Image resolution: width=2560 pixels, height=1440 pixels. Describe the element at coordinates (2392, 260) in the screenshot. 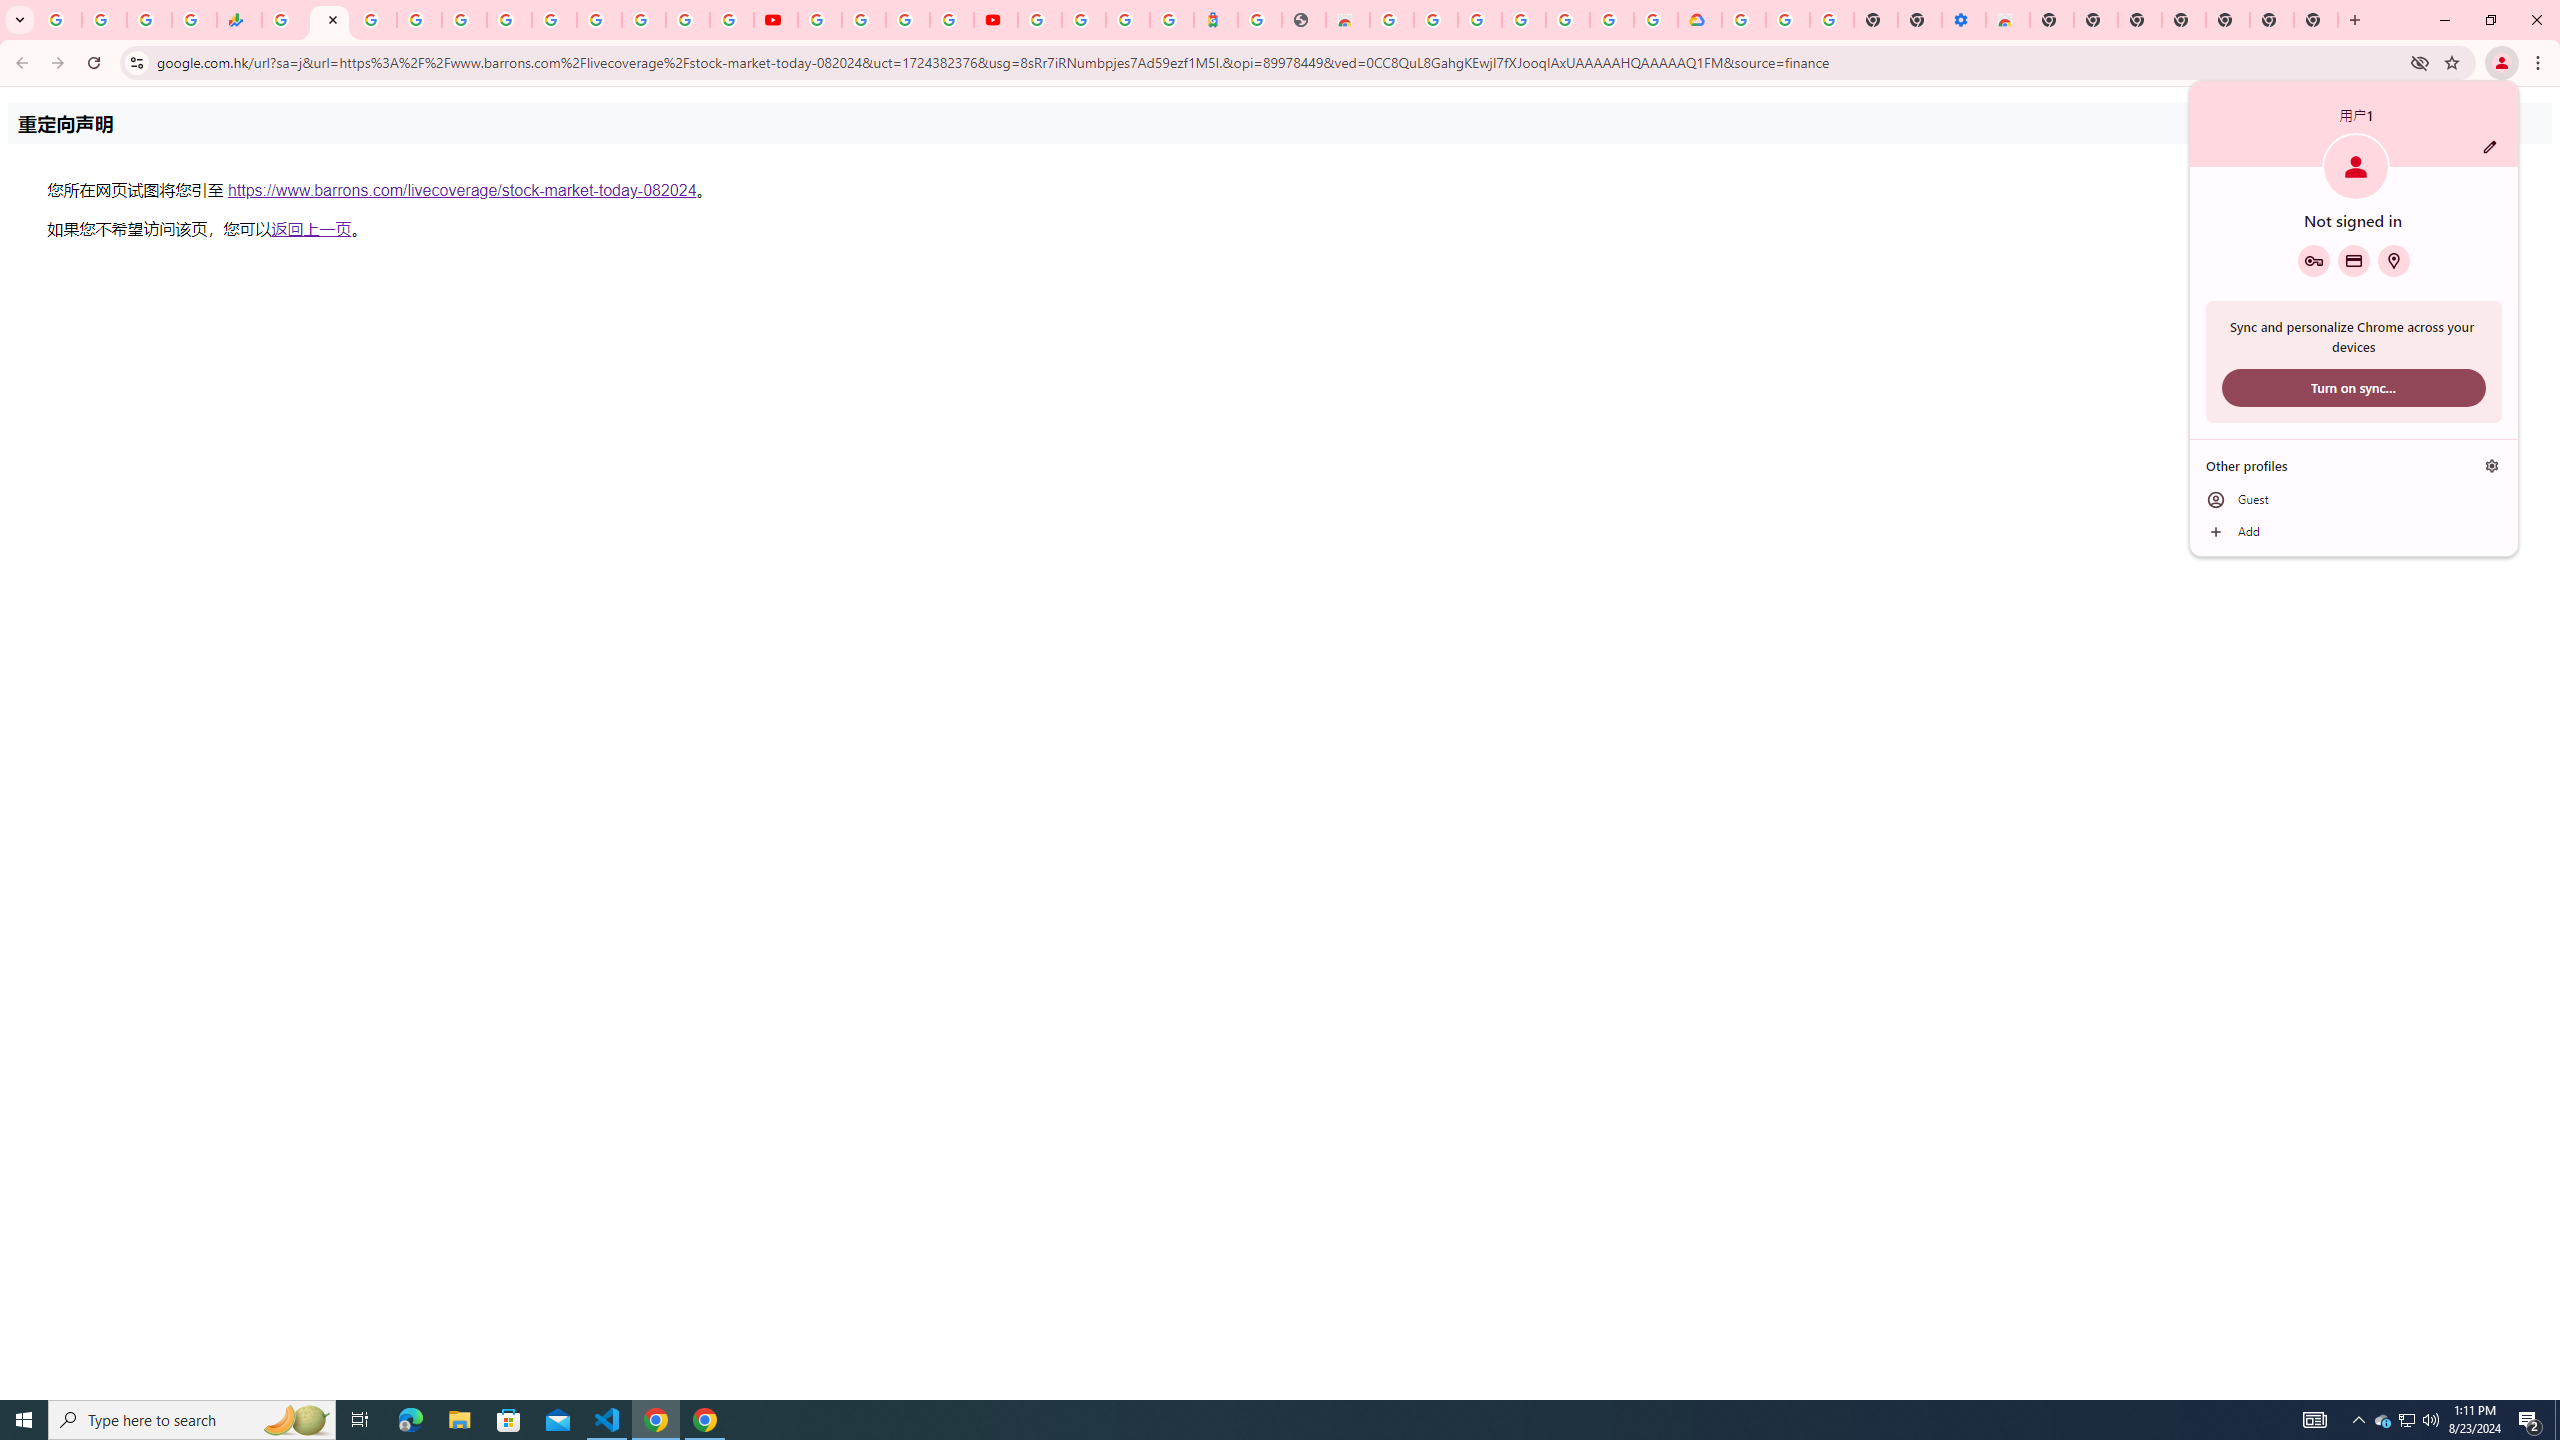

I see `'Addresses and more'` at that location.